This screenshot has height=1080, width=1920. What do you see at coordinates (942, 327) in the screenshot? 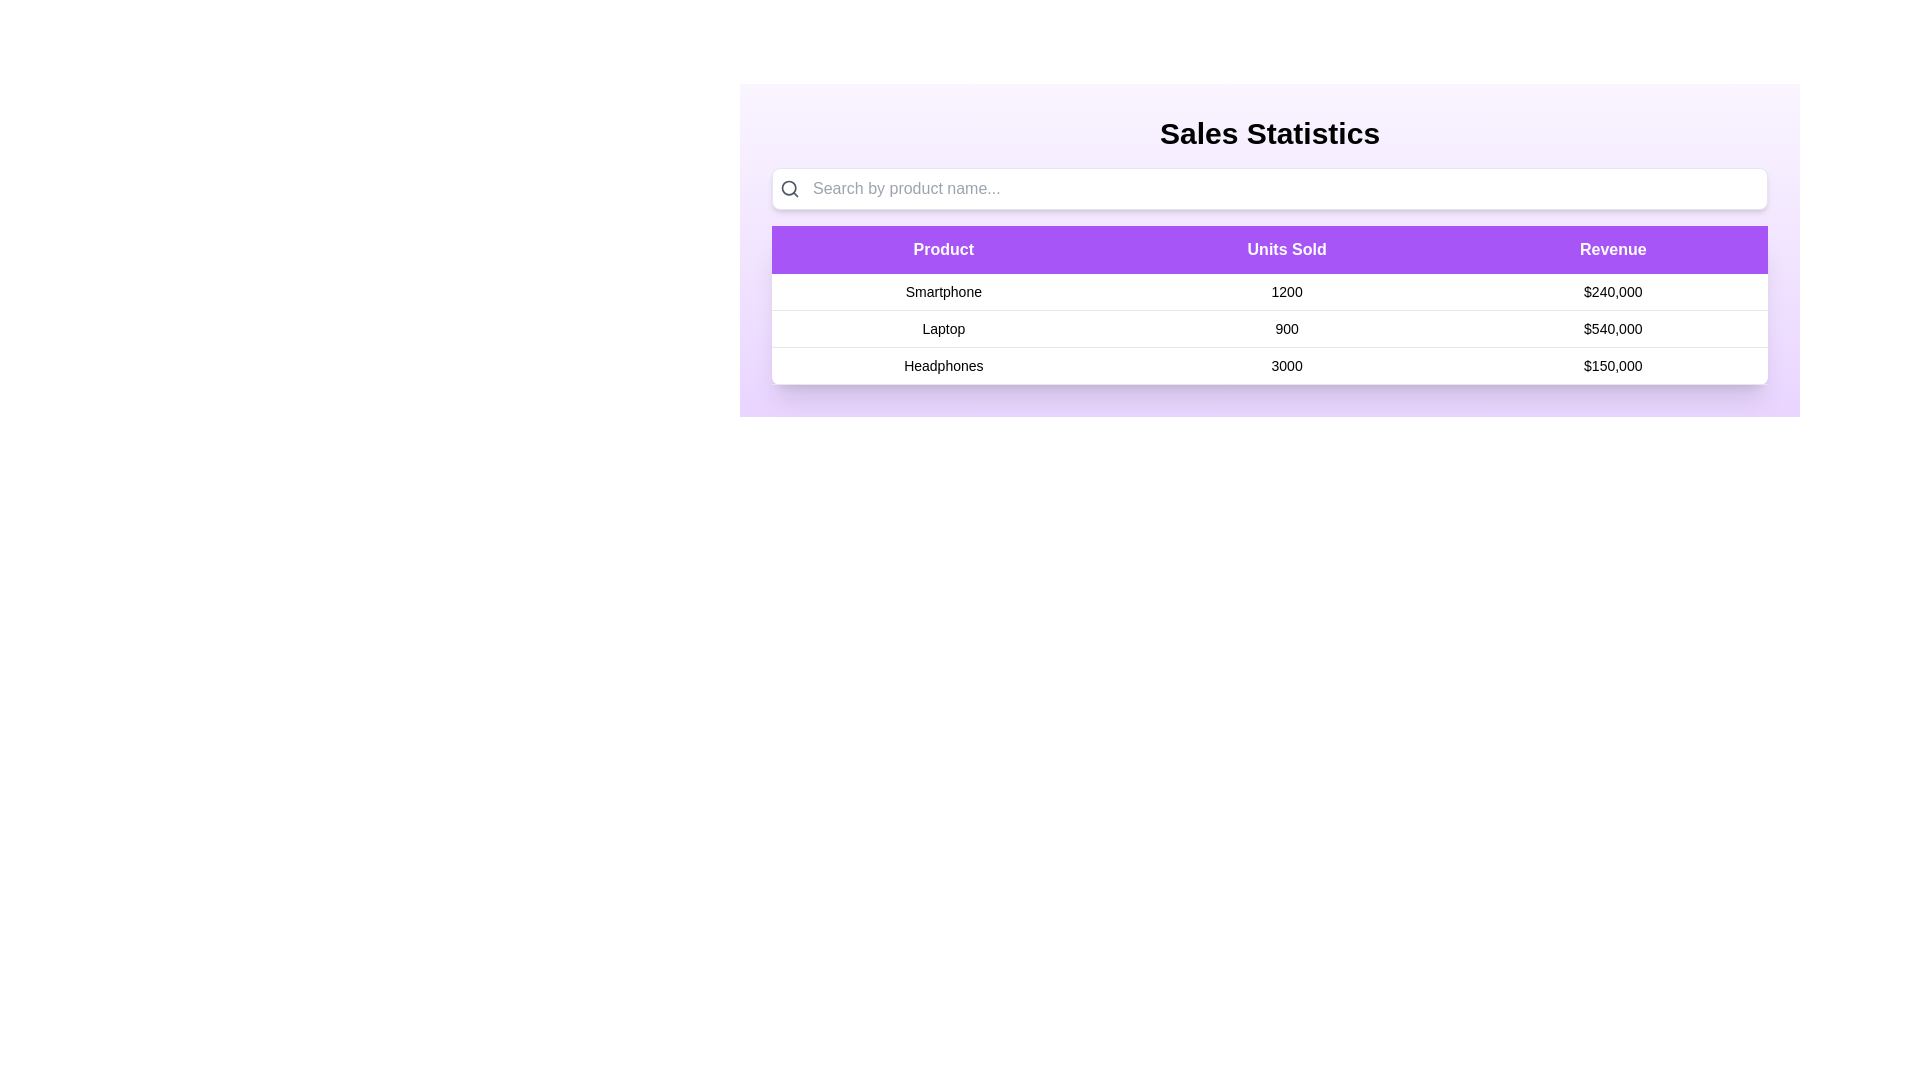
I see `the table row corresponding to Laptop` at bounding box center [942, 327].